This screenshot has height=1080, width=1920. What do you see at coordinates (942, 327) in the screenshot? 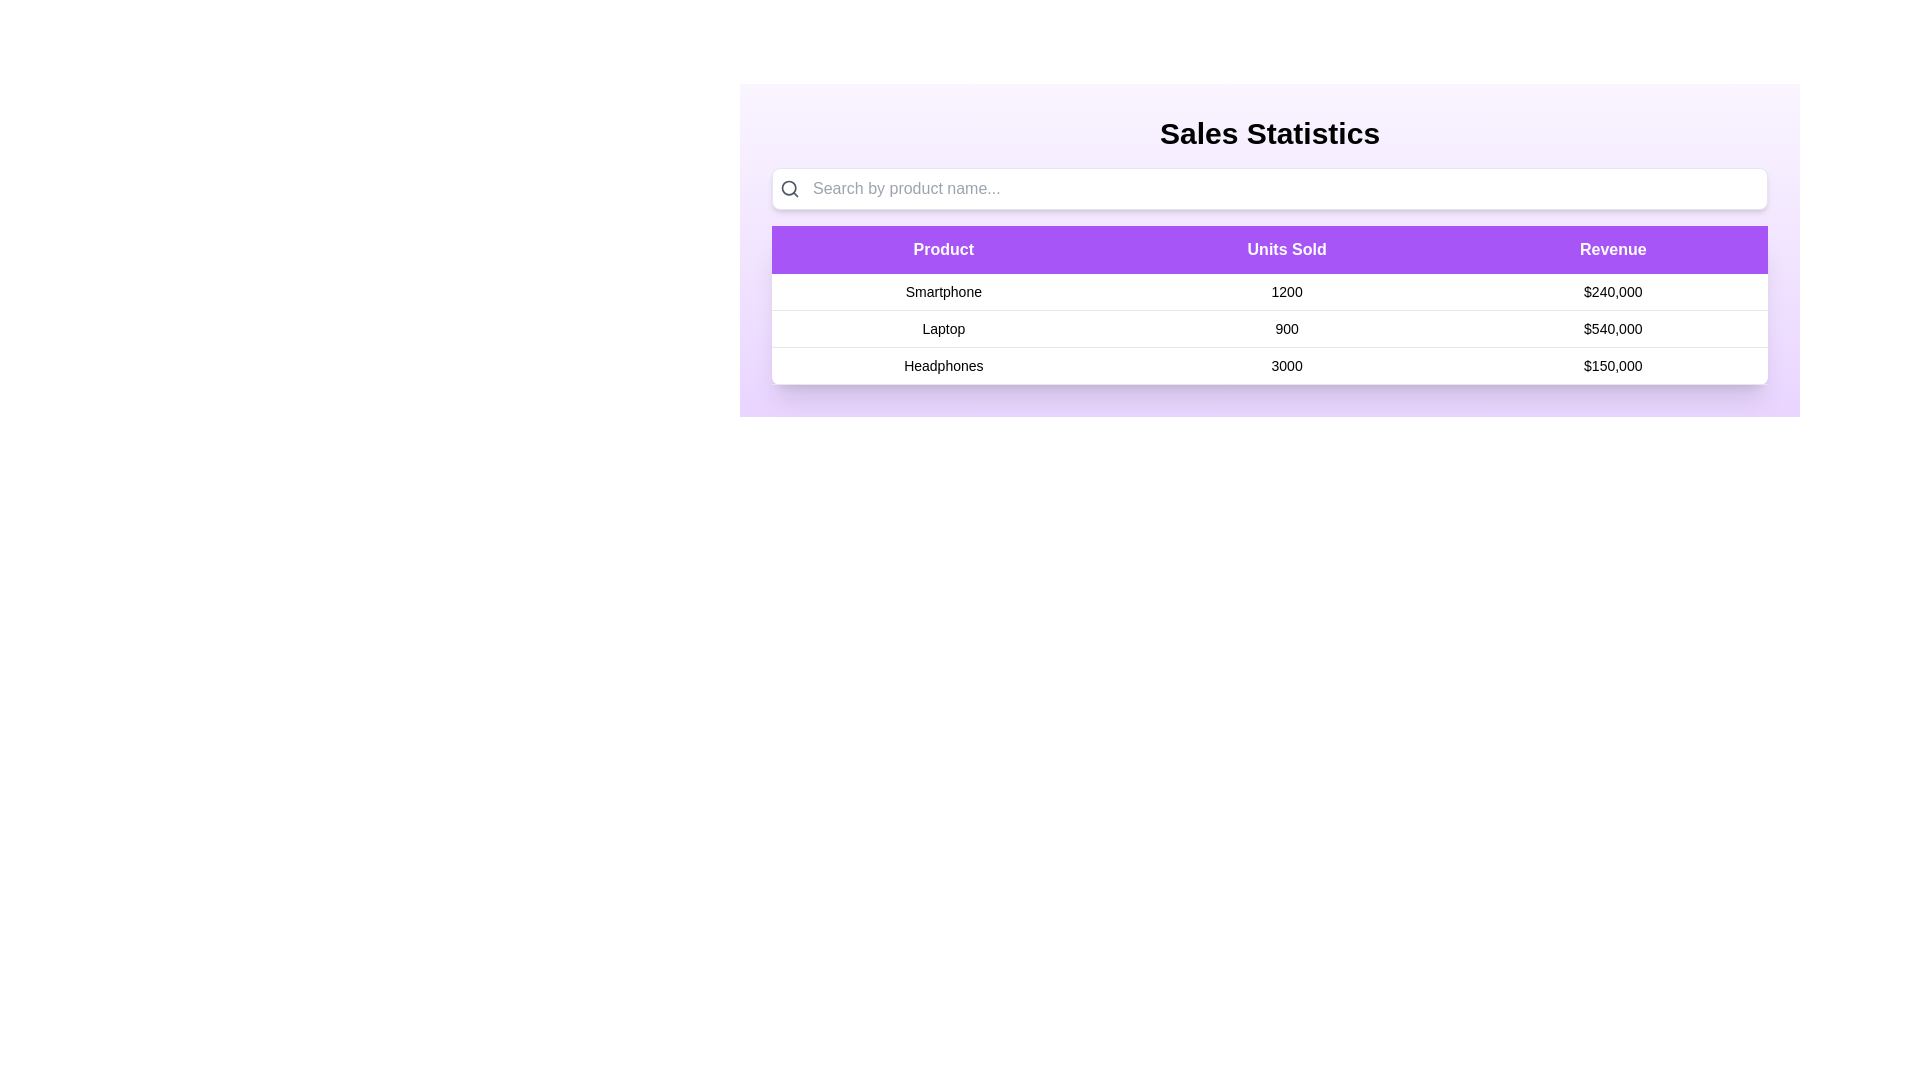
I see `the table row corresponding to Laptop` at bounding box center [942, 327].